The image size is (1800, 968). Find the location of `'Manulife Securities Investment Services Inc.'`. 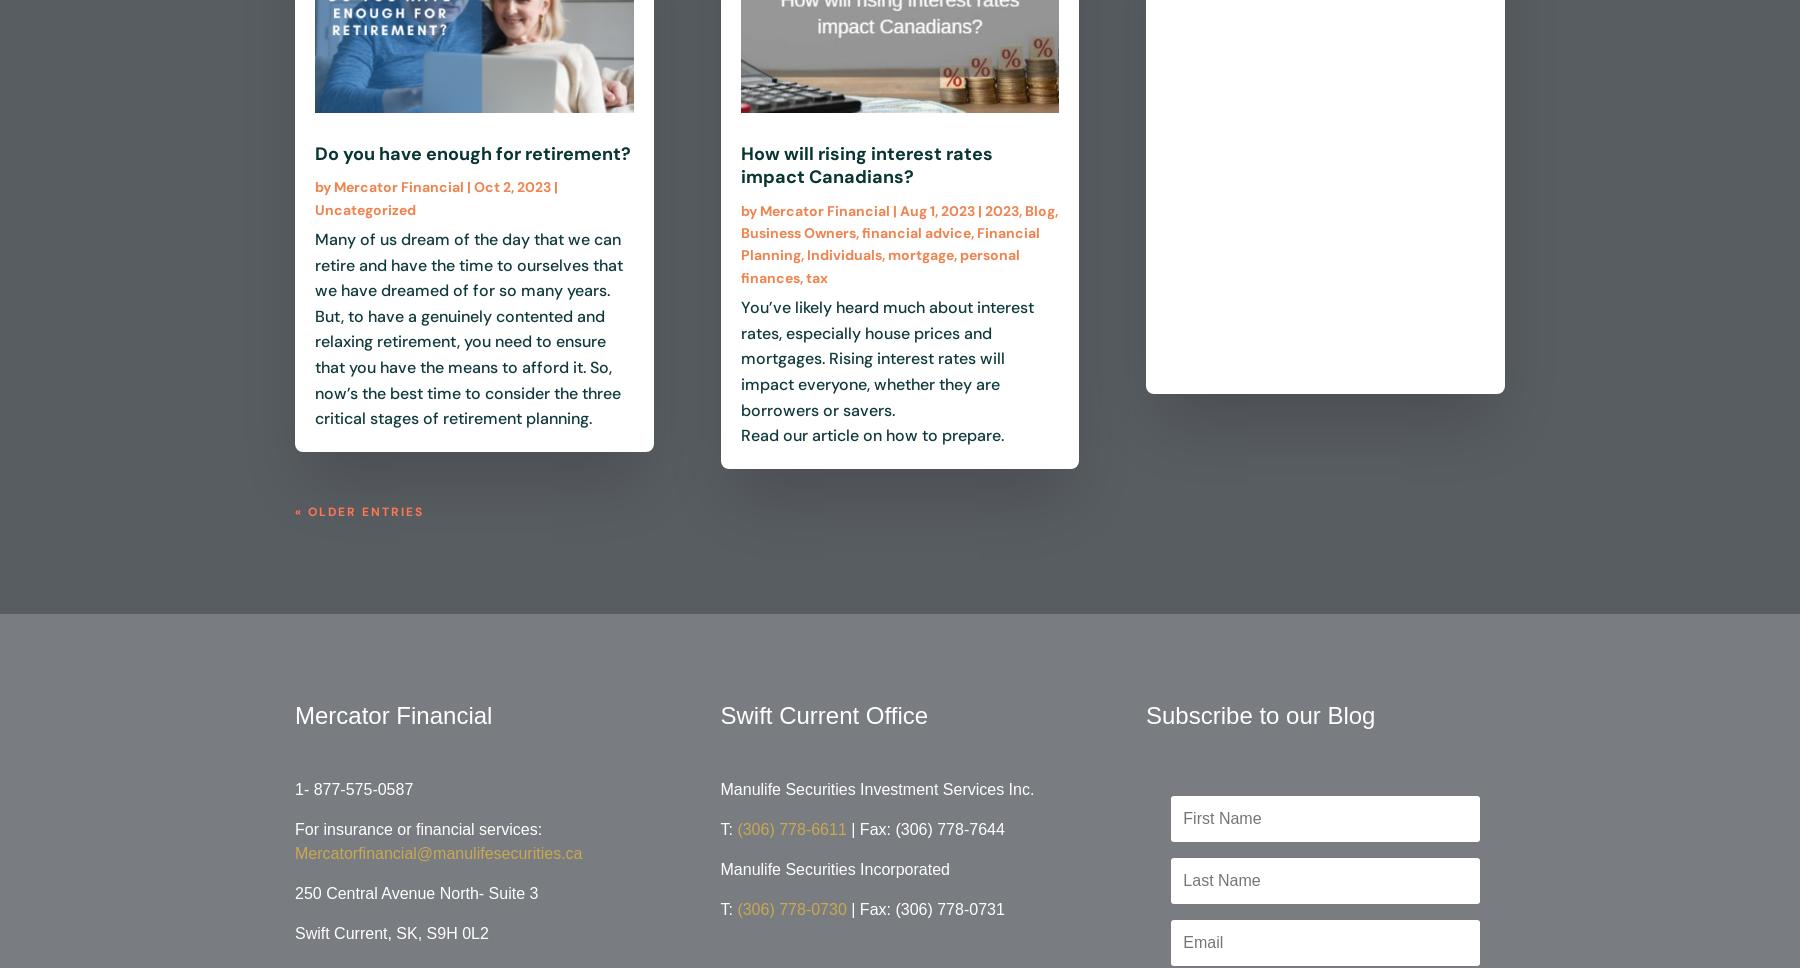

'Manulife Securities Investment Services Inc.' is located at coordinates (876, 787).